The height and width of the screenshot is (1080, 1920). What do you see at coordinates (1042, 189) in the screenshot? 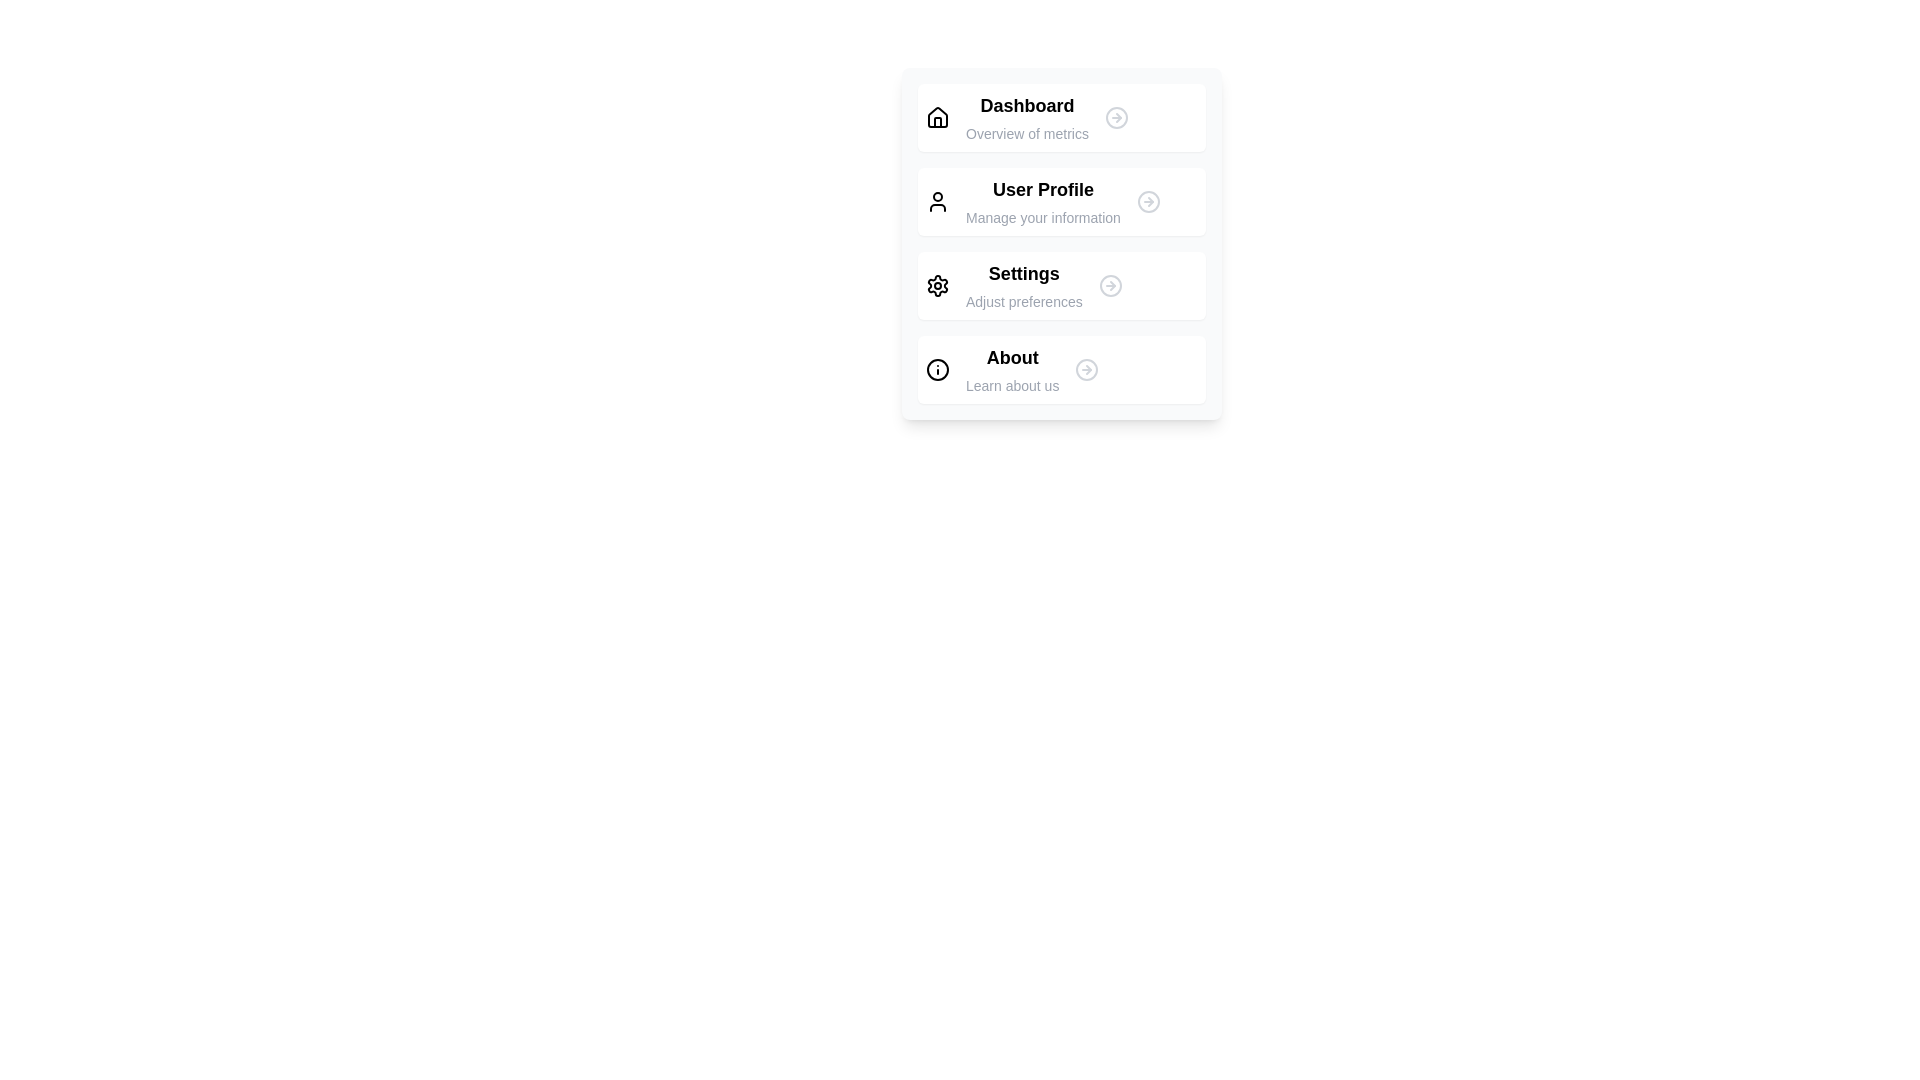
I see `the 'User Profile' text label, which serves as a header for the user profile section, positioned in the second section of a vertical list of four sections` at bounding box center [1042, 189].